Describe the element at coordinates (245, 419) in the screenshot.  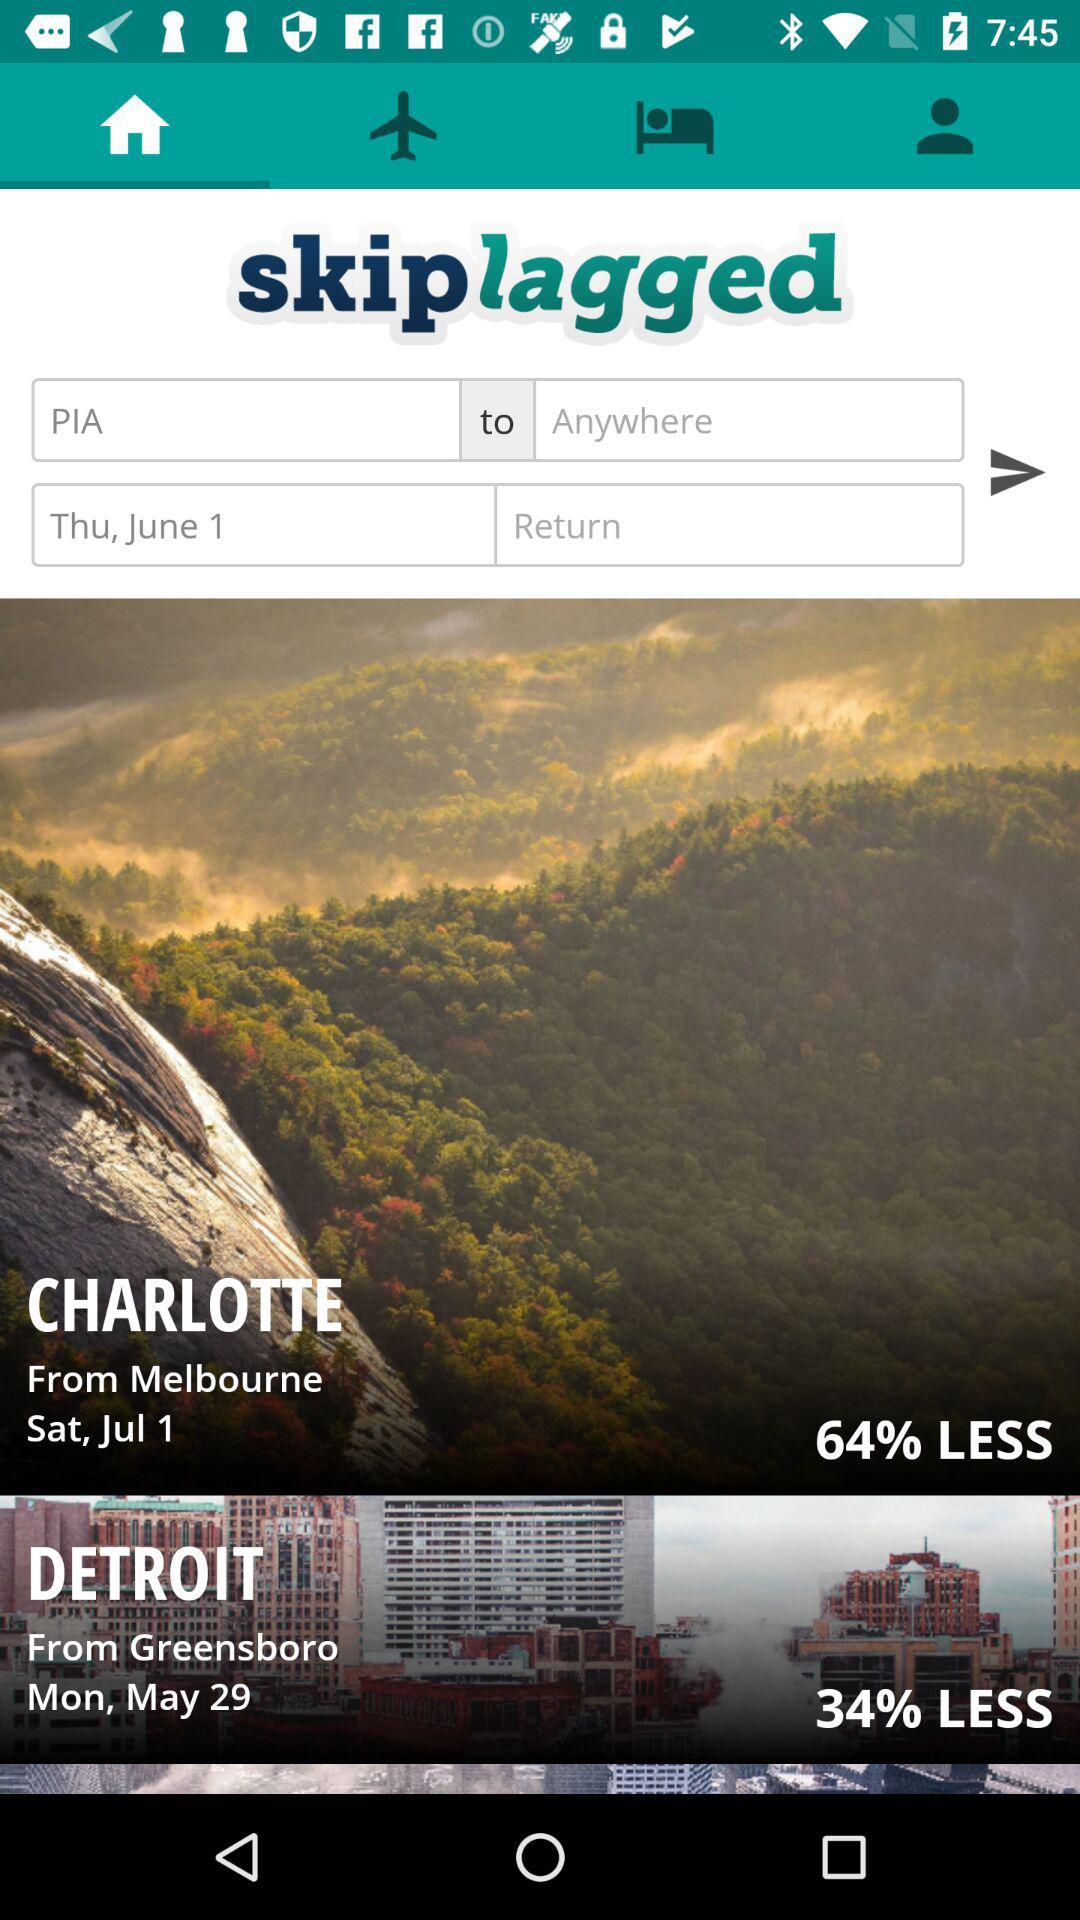
I see `the pia icon` at that location.